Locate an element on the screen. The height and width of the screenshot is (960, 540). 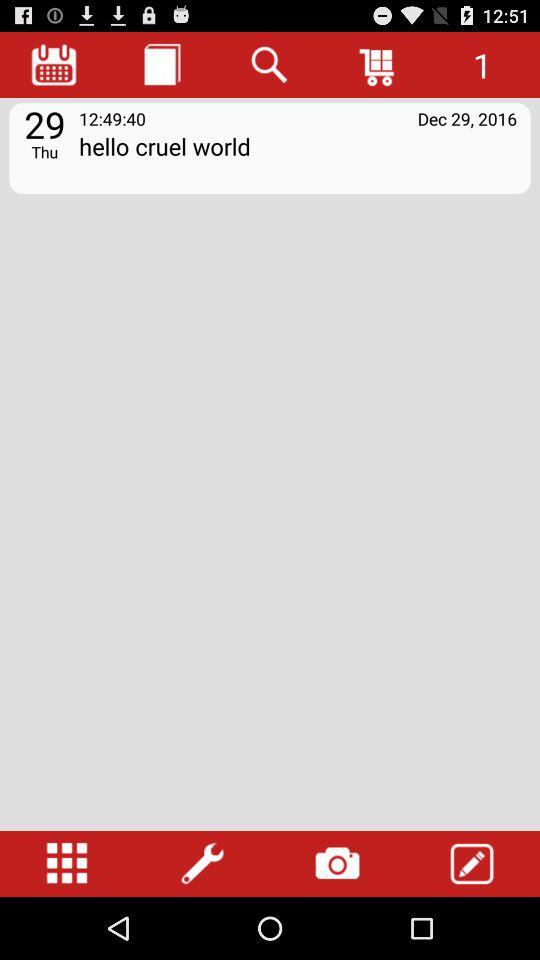
item next to 12:49:40 item is located at coordinates (467, 118).